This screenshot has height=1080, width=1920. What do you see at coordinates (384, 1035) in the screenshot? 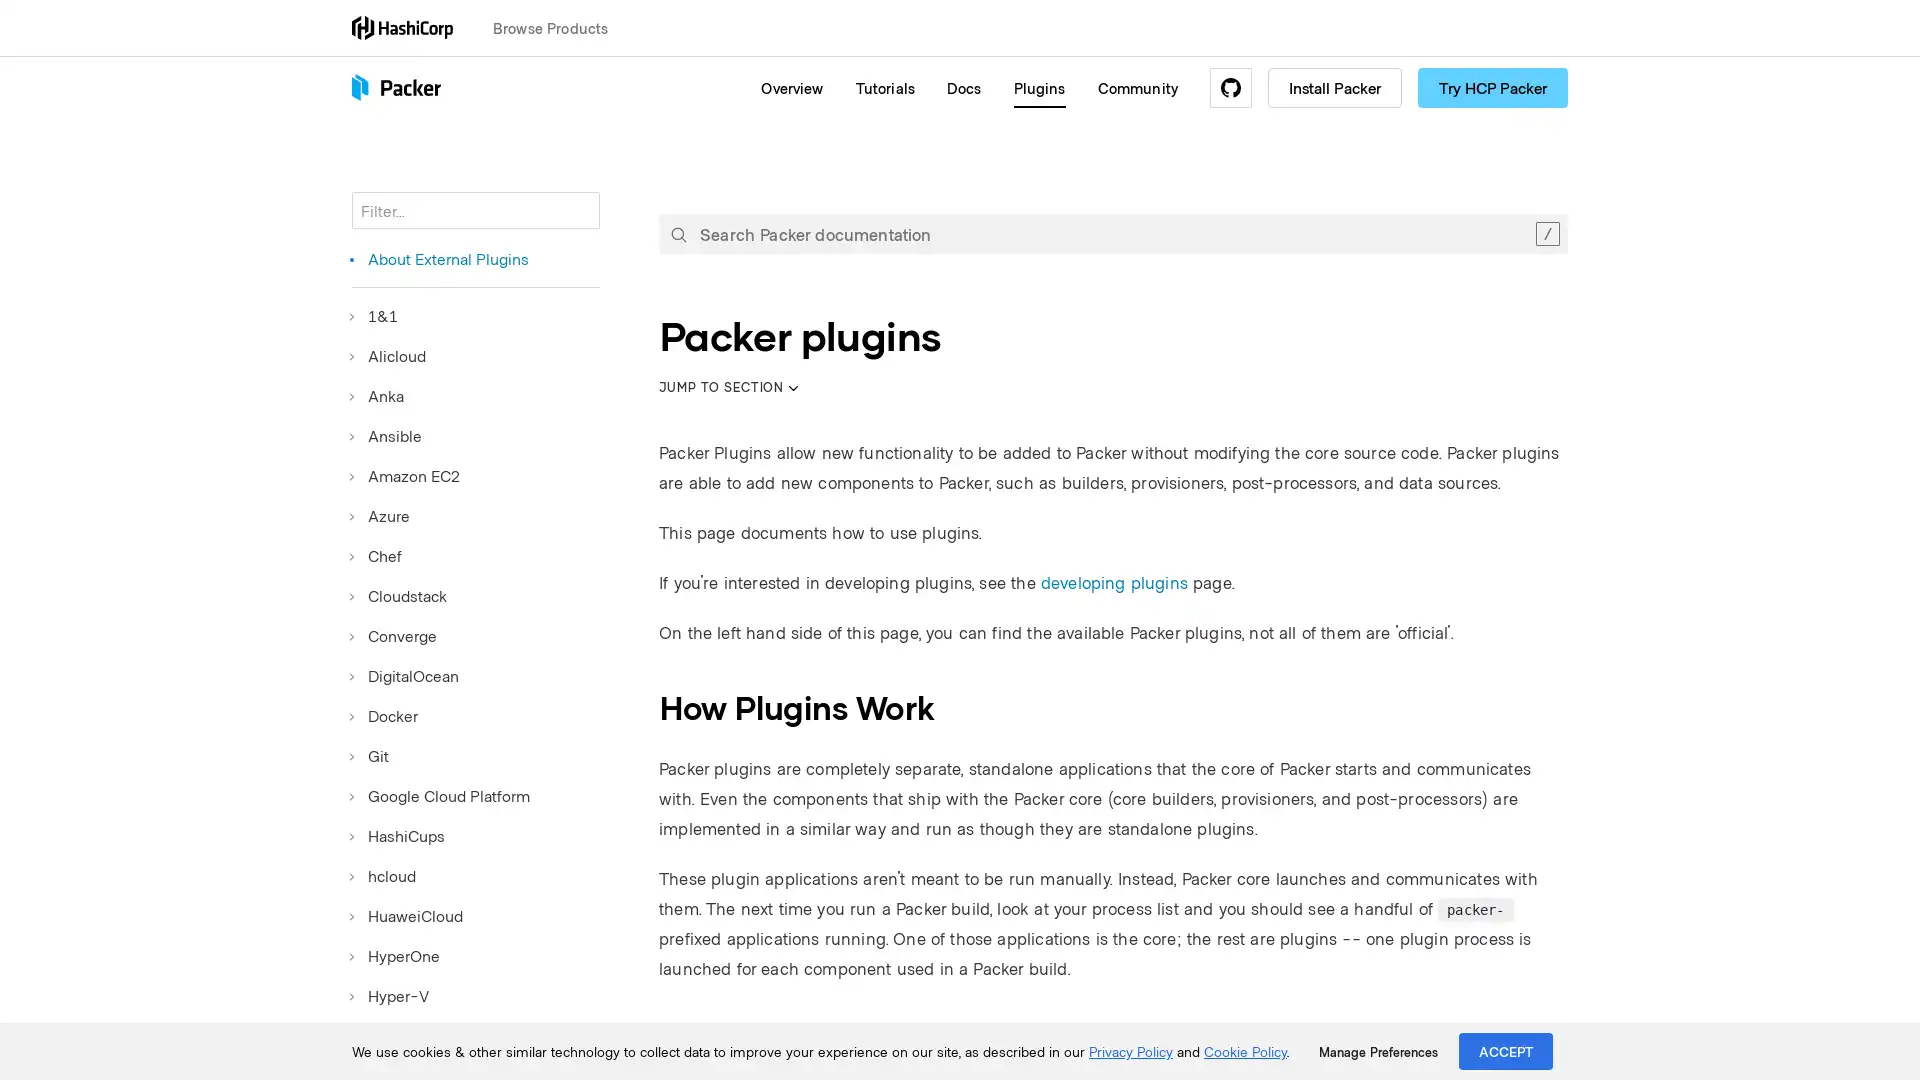
I see `InSpec` at bounding box center [384, 1035].